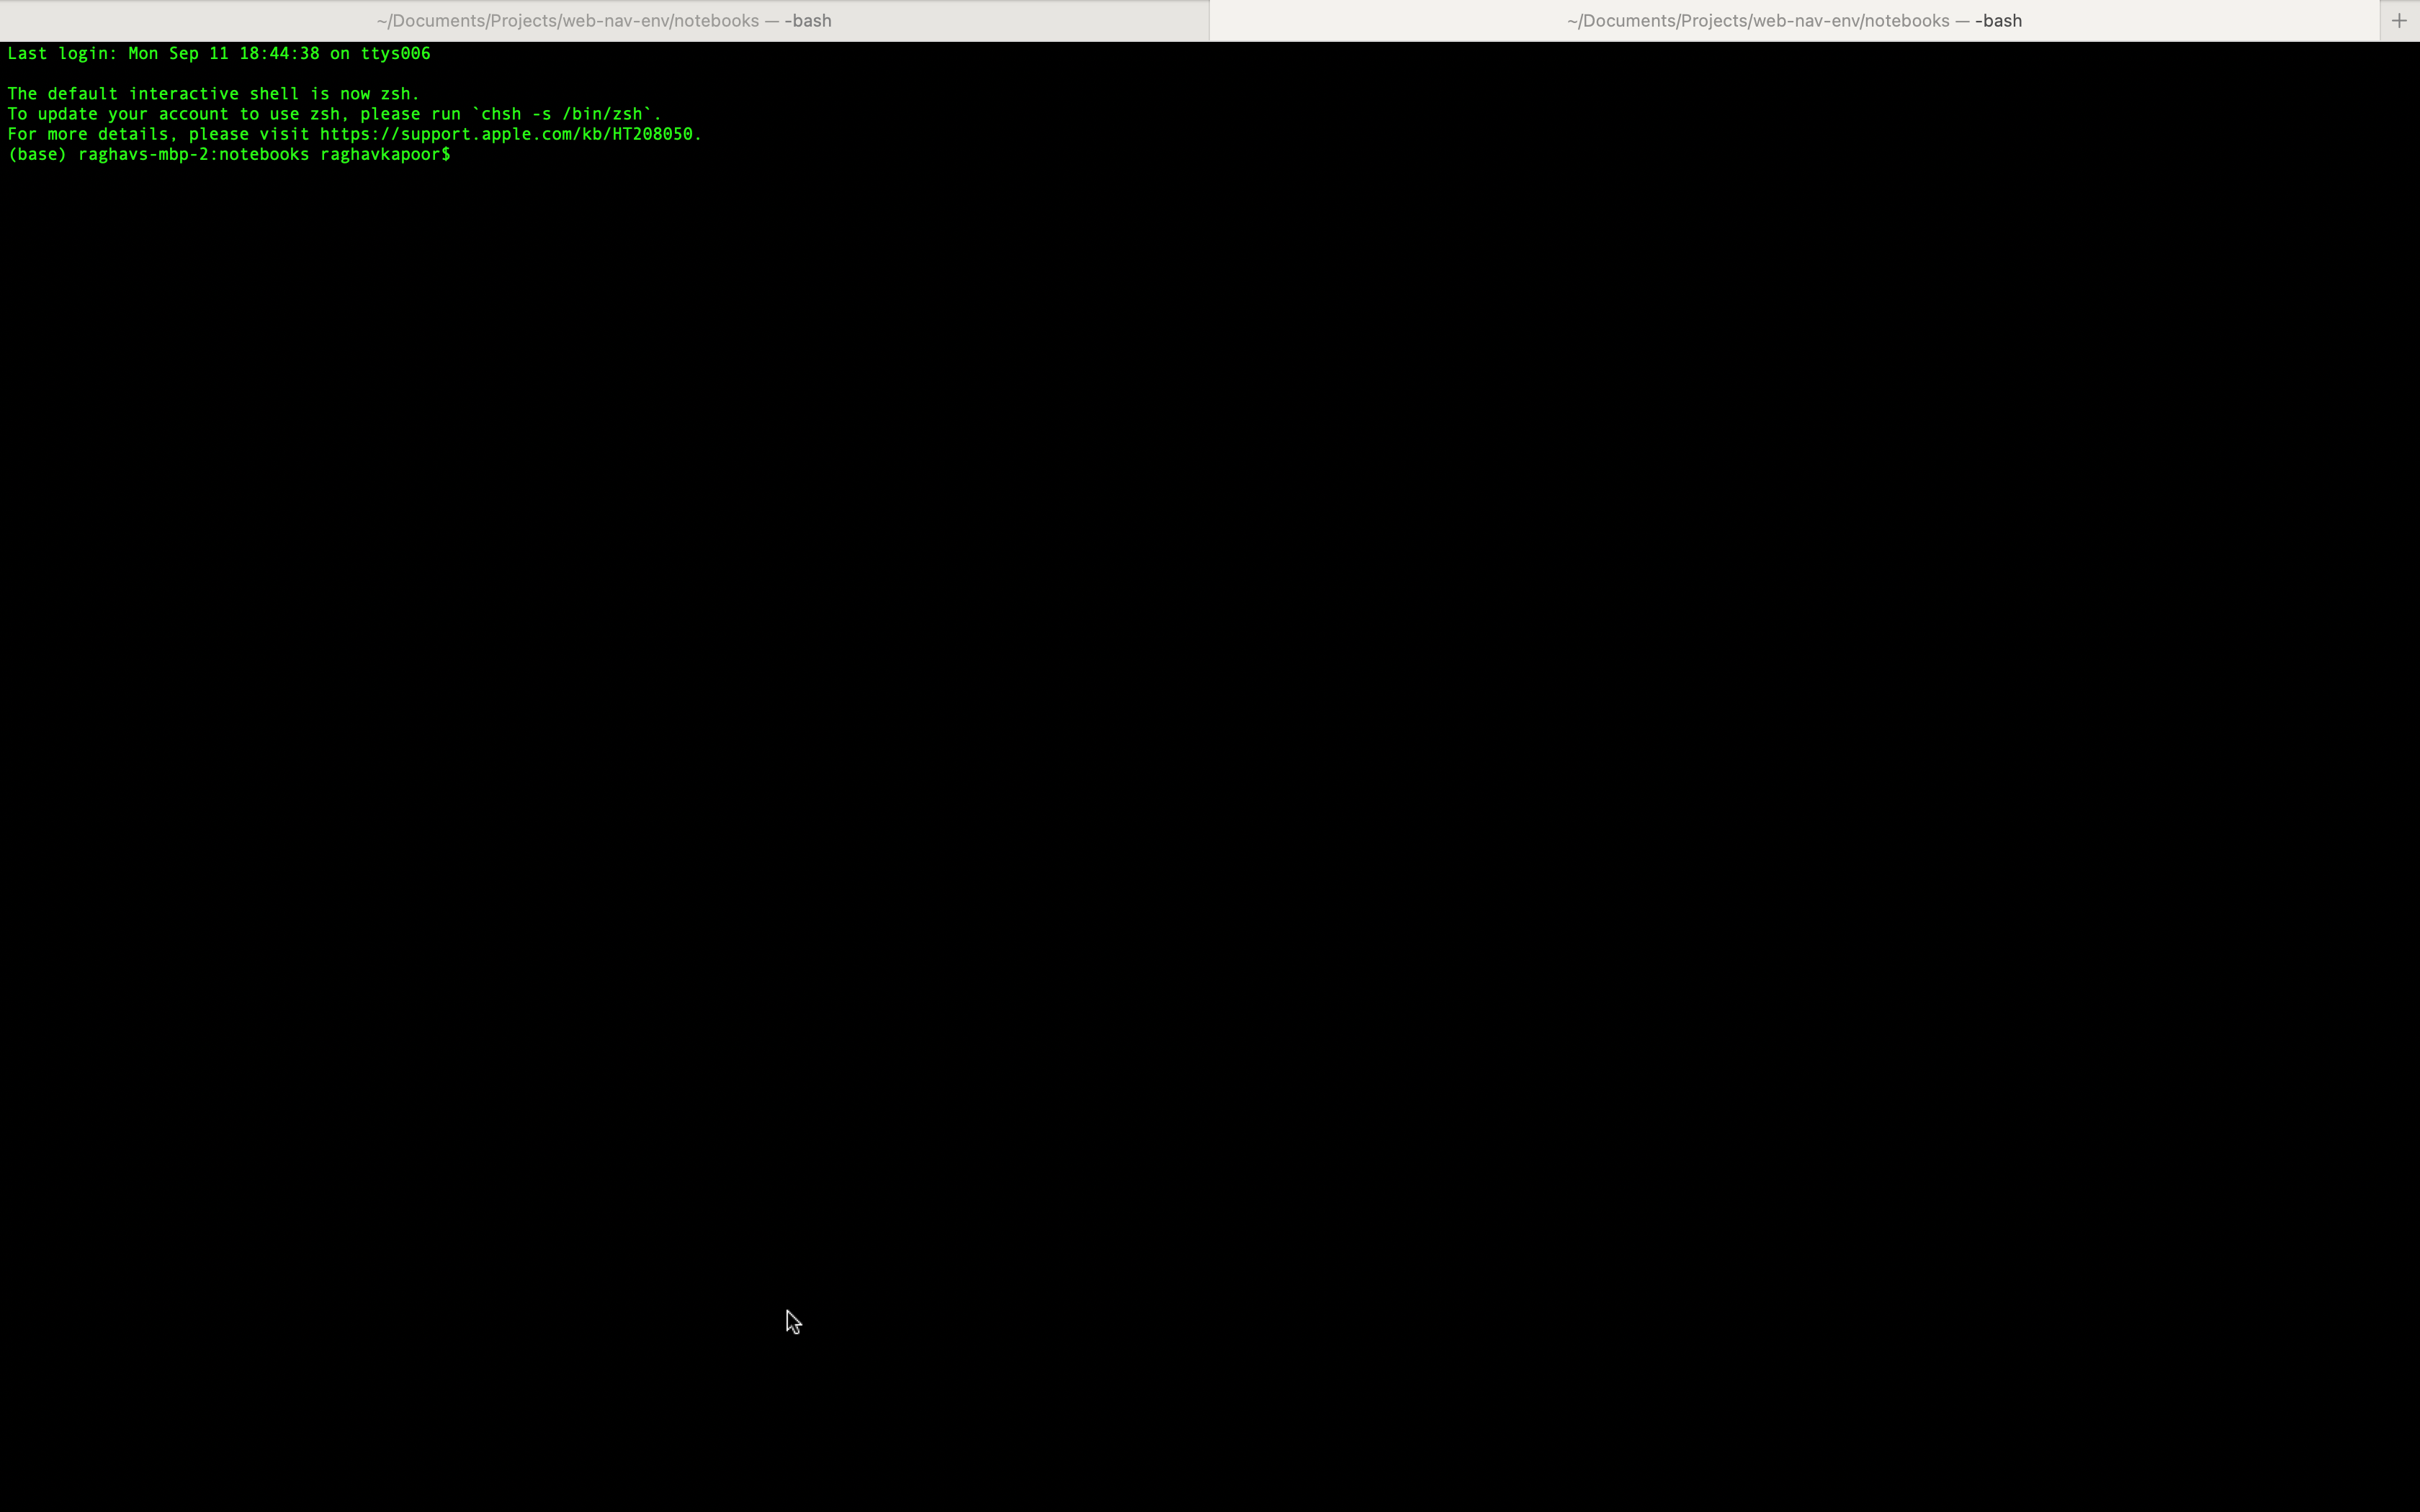 Image resolution: width=2420 pixels, height=1512 pixels. What do you see at coordinates (1436, 151) in the screenshot?
I see `Utilize shortcut keys to insert the copied text into the selected text input field` at bounding box center [1436, 151].